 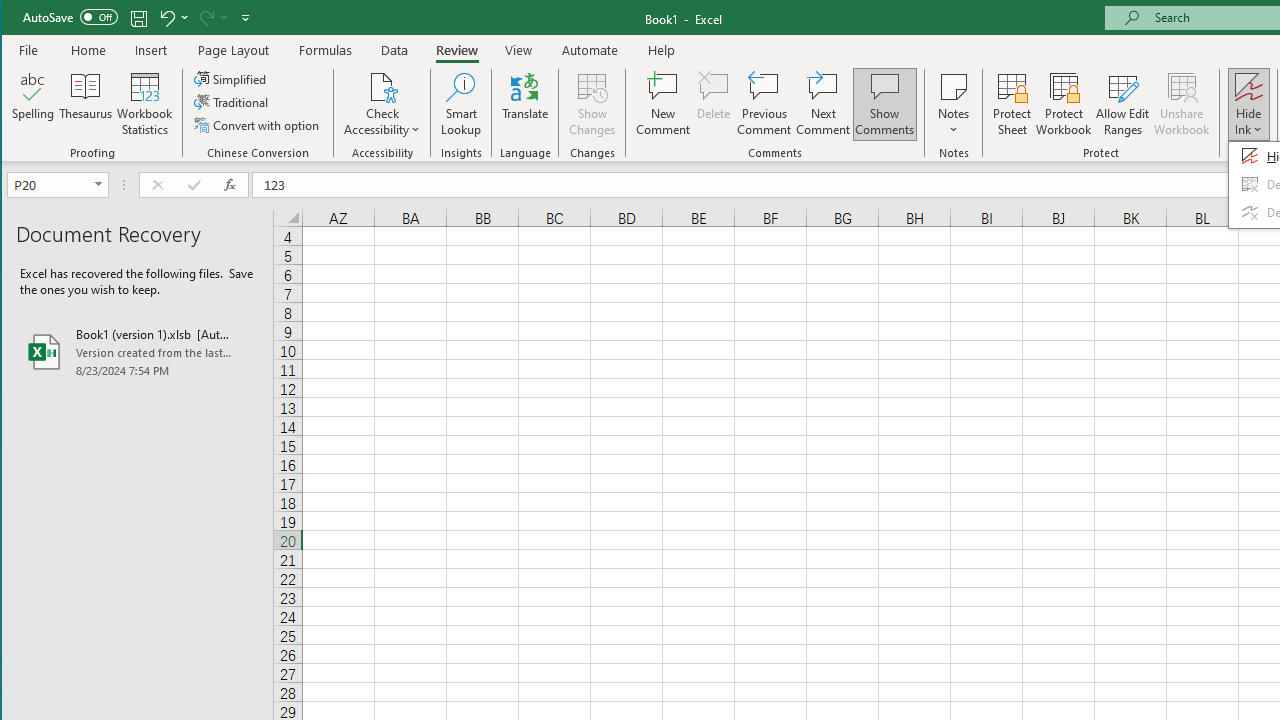 I want to click on 'Show Changes', so click(x=591, y=104).